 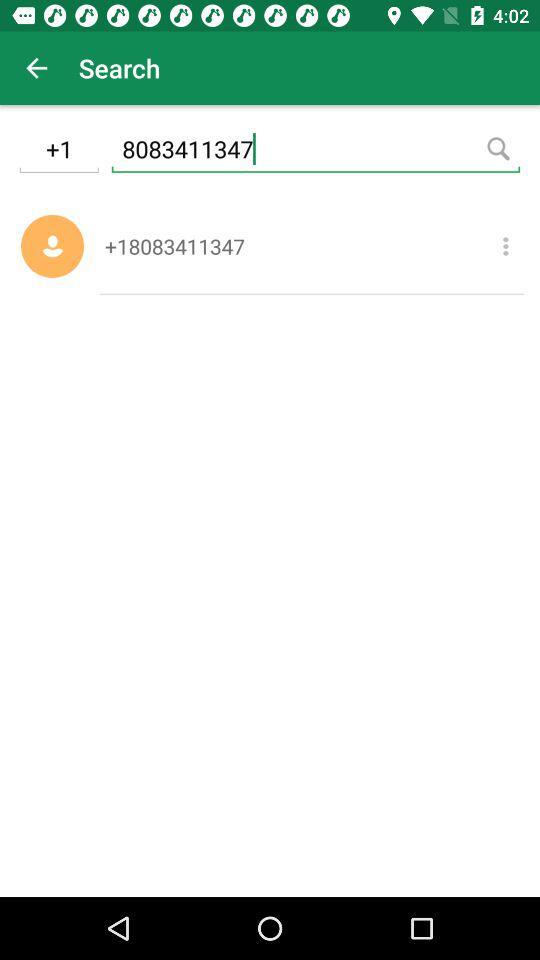 What do you see at coordinates (315, 151) in the screenshot?
I see `the icon above the +18083411347 item` at bounding box center [315, 151].